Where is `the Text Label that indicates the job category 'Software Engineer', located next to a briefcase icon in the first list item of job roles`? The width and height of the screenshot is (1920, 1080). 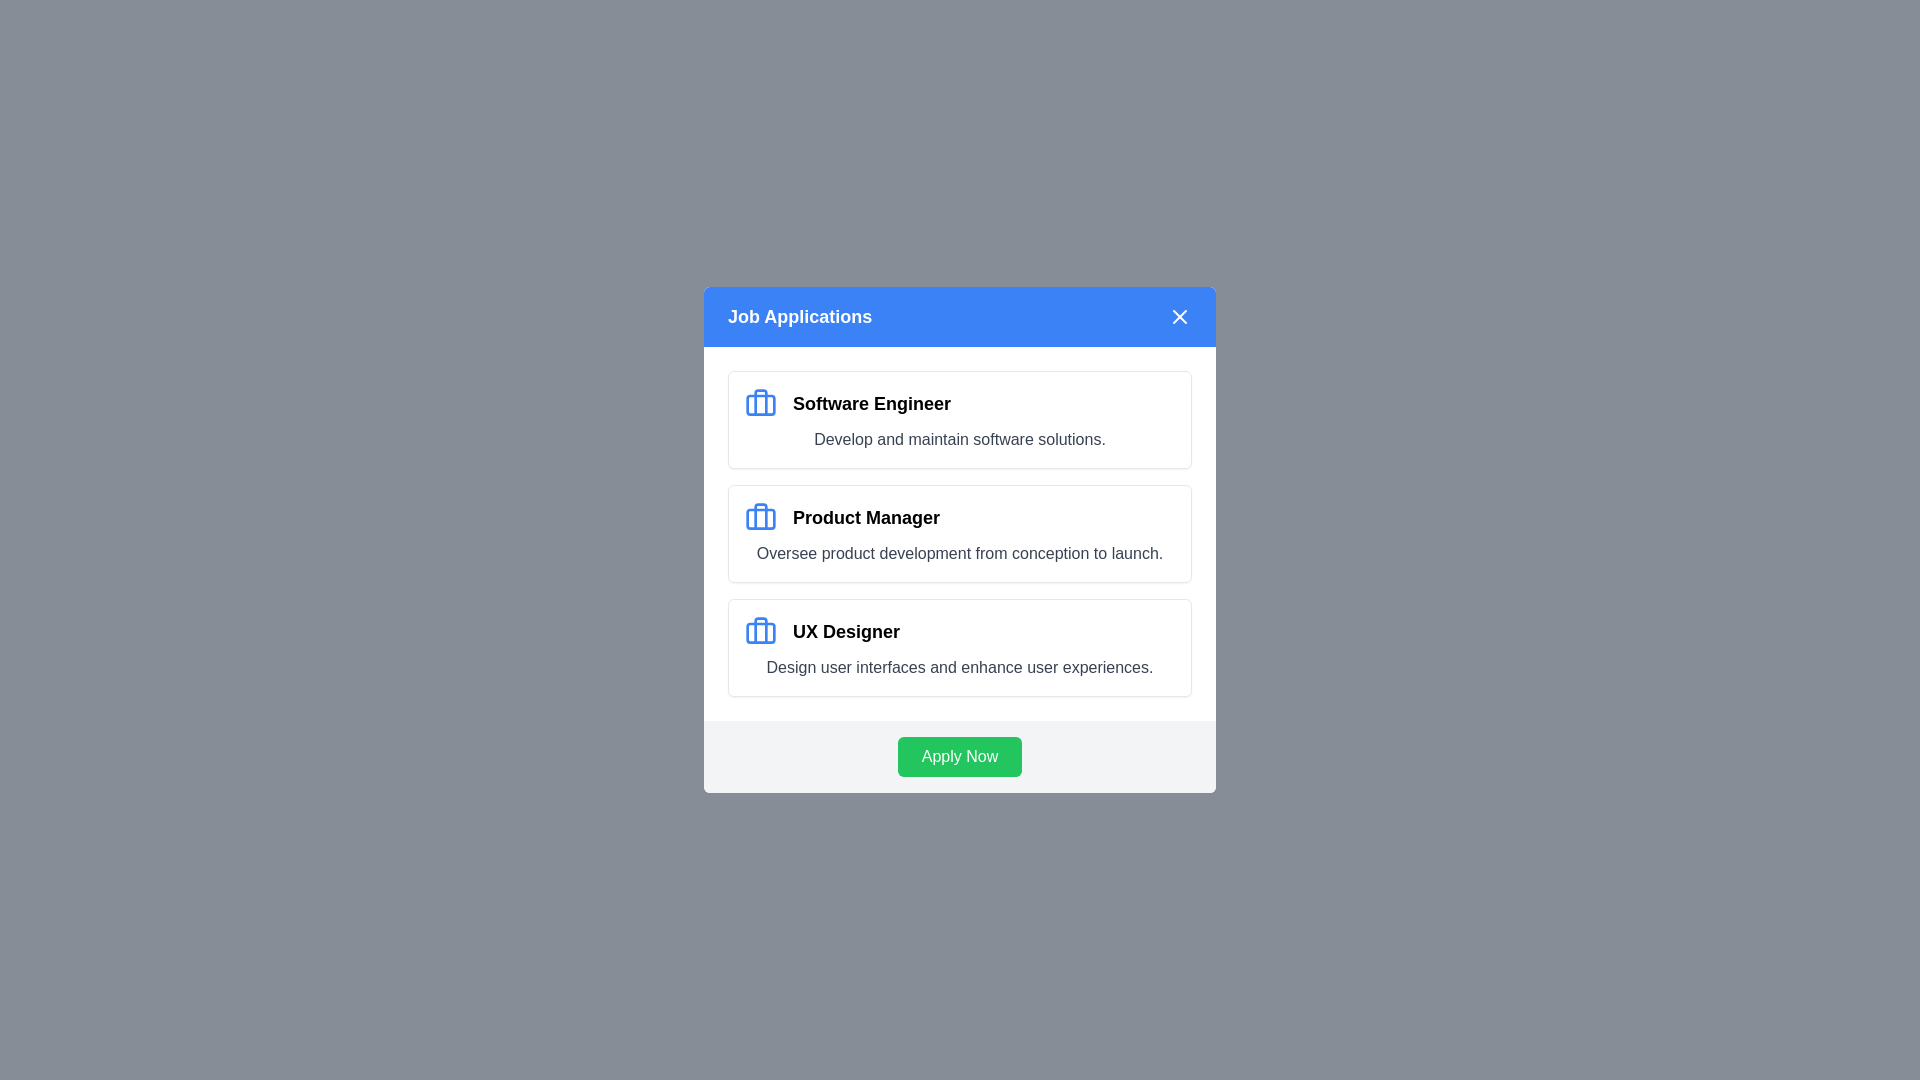
the Text Label that indicates the job category 'Software Engineer', located next to a briefcase icon in the first list item of job roles is located at coordinates (872, 404).